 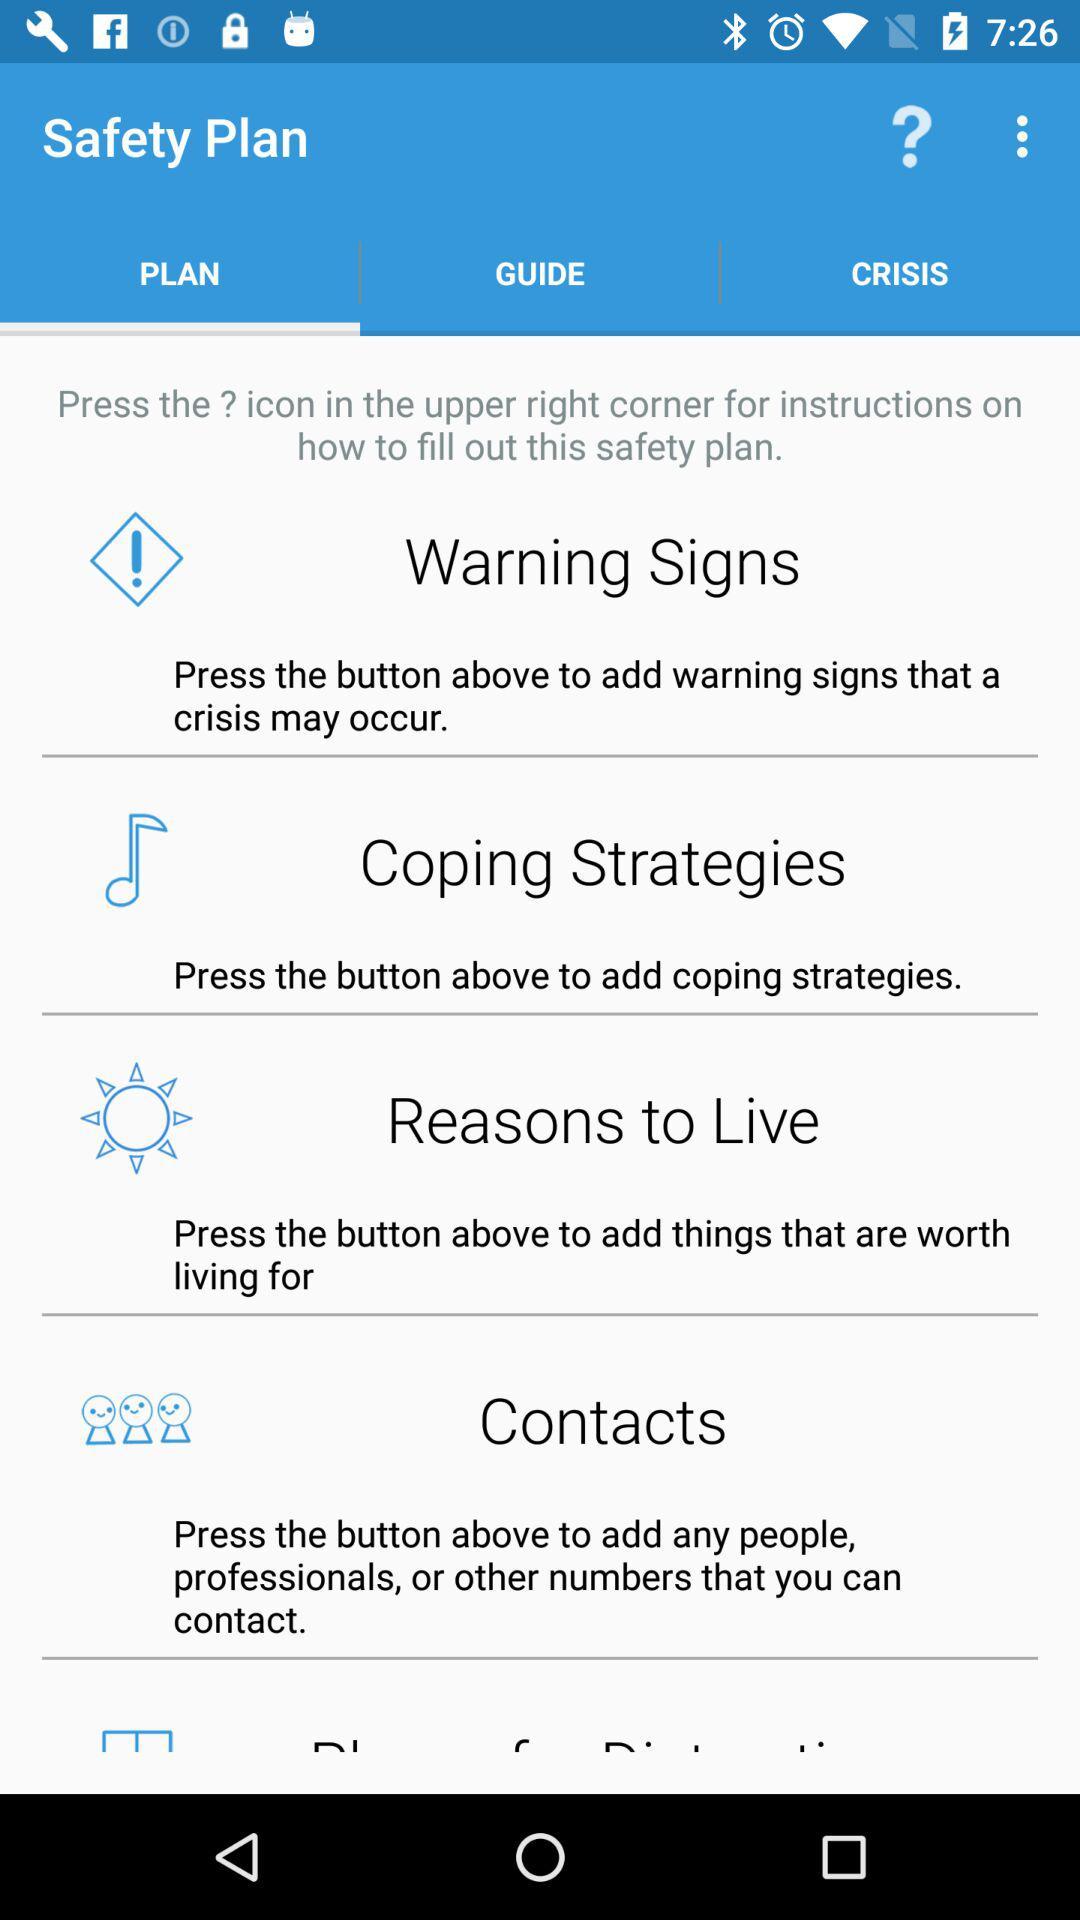 I want to click on contacts icon, so click(x=540, y=1418).